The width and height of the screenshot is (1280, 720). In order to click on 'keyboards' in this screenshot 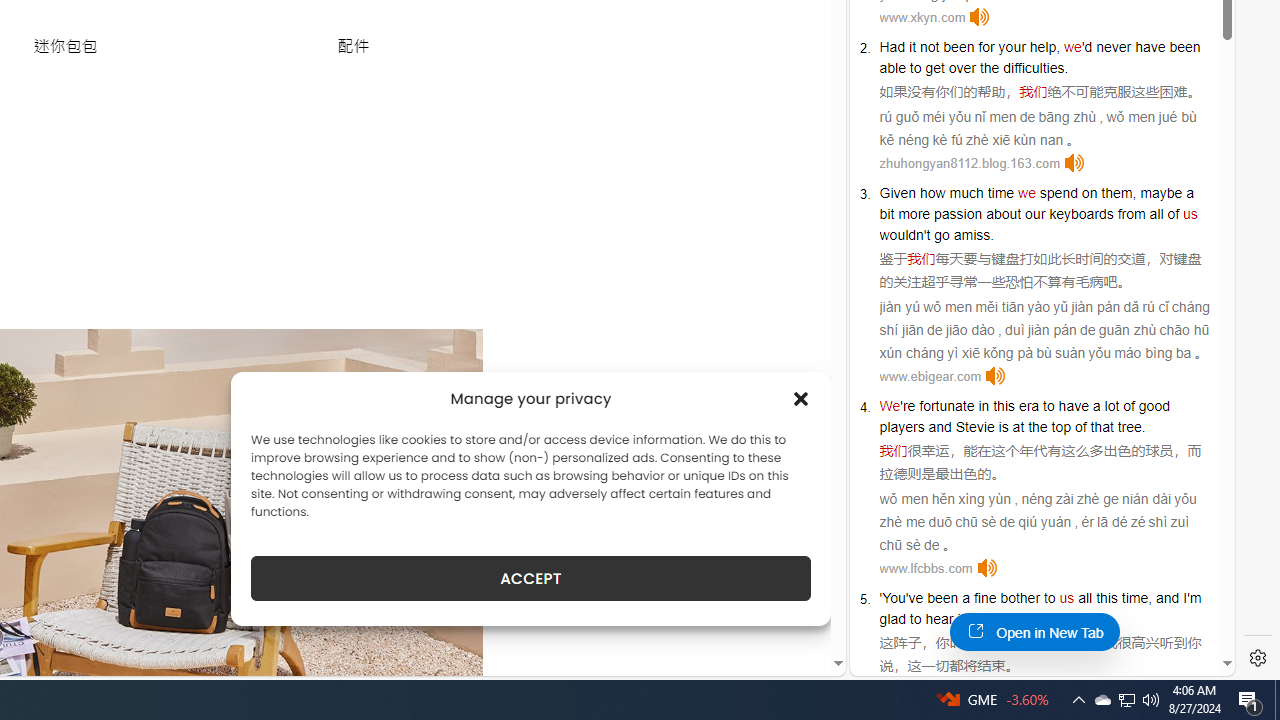, I will do `click(1080, 213)`.